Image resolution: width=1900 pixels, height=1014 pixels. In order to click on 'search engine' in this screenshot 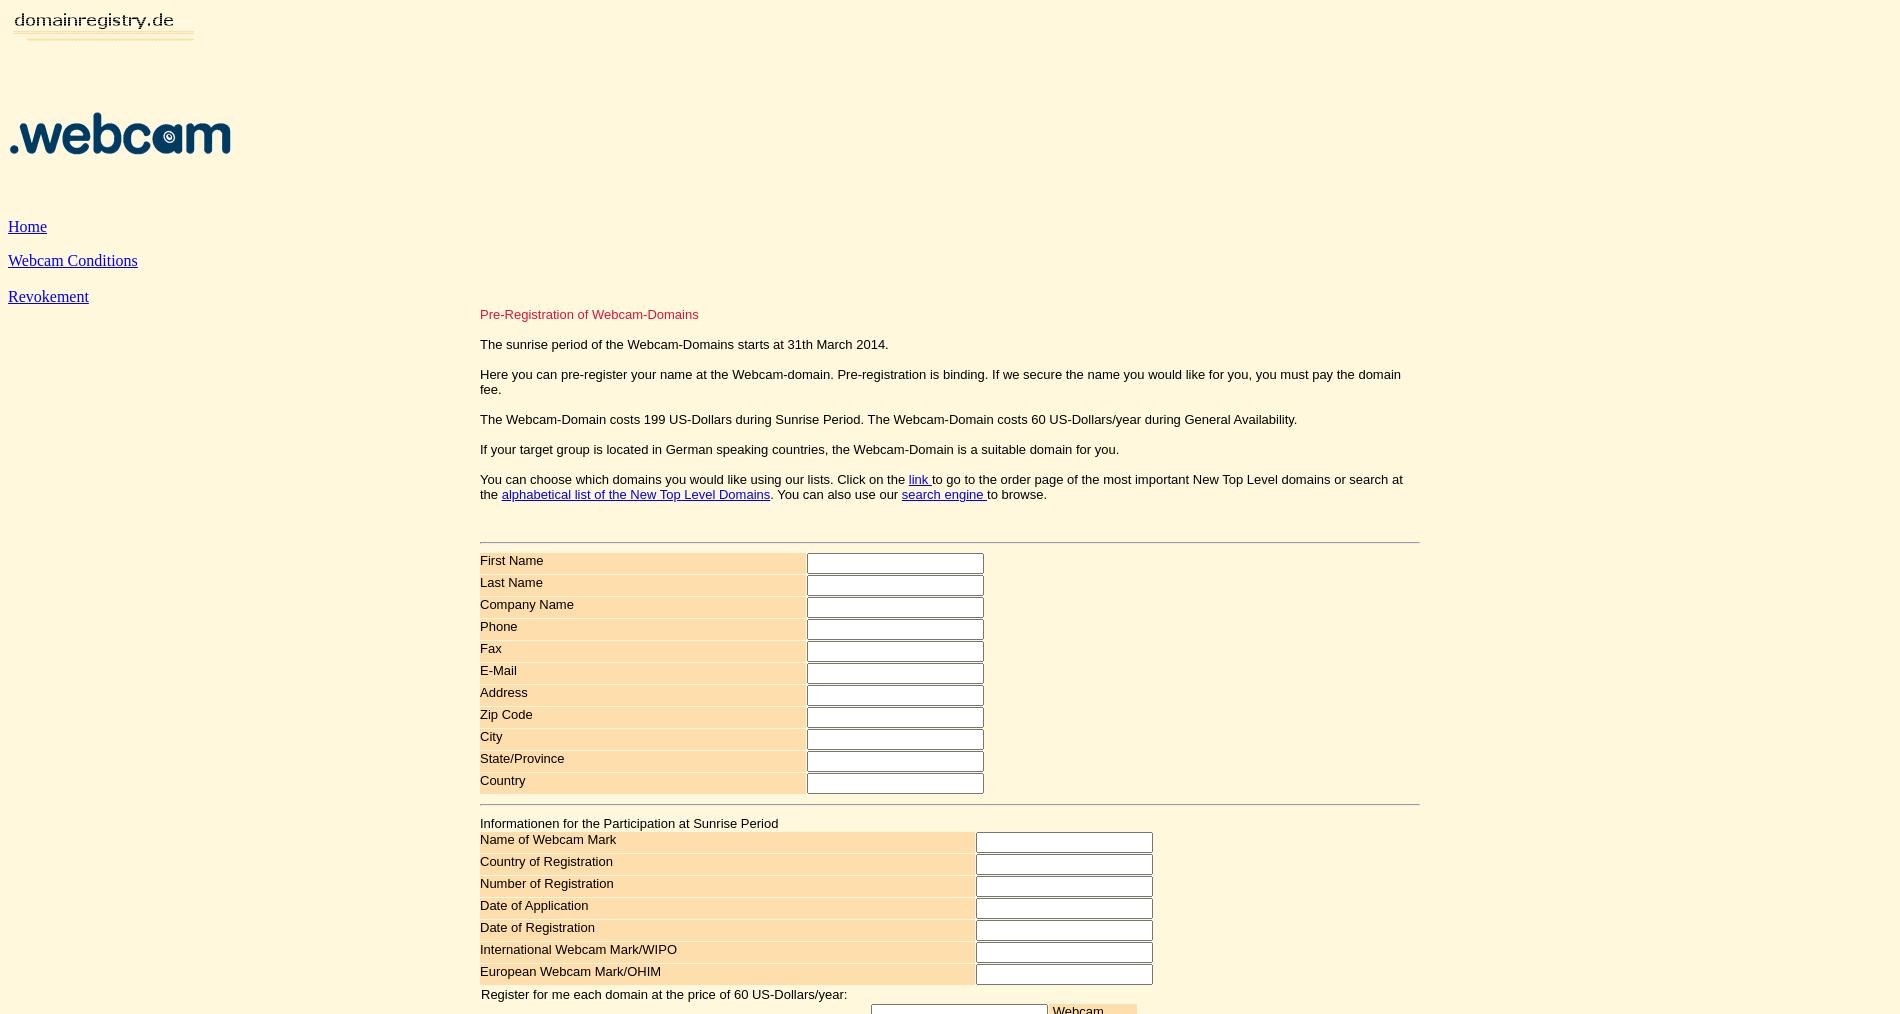, I will do `click(942, 494)`.